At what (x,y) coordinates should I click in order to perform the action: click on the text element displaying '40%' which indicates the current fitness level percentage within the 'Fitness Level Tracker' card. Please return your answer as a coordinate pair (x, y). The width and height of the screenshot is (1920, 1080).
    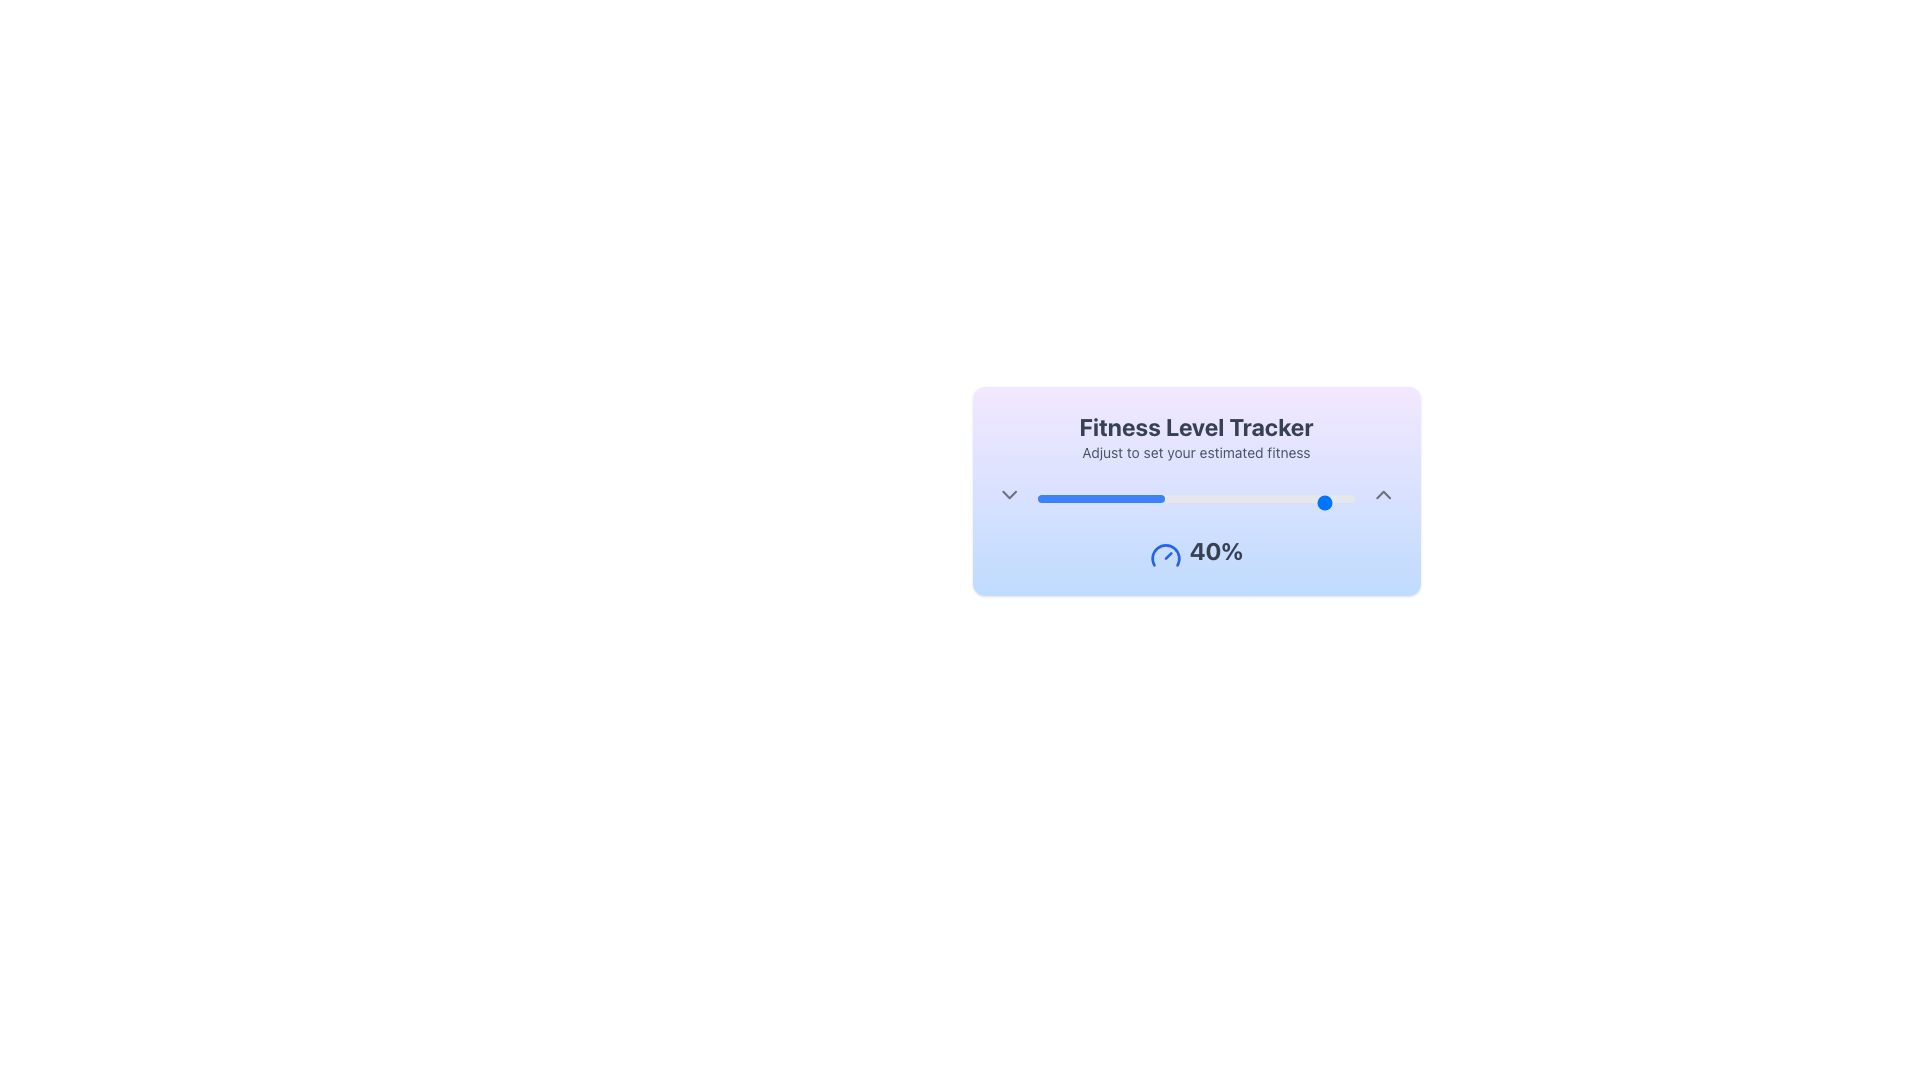
    Looking at the image, I should click on (1215, 551).